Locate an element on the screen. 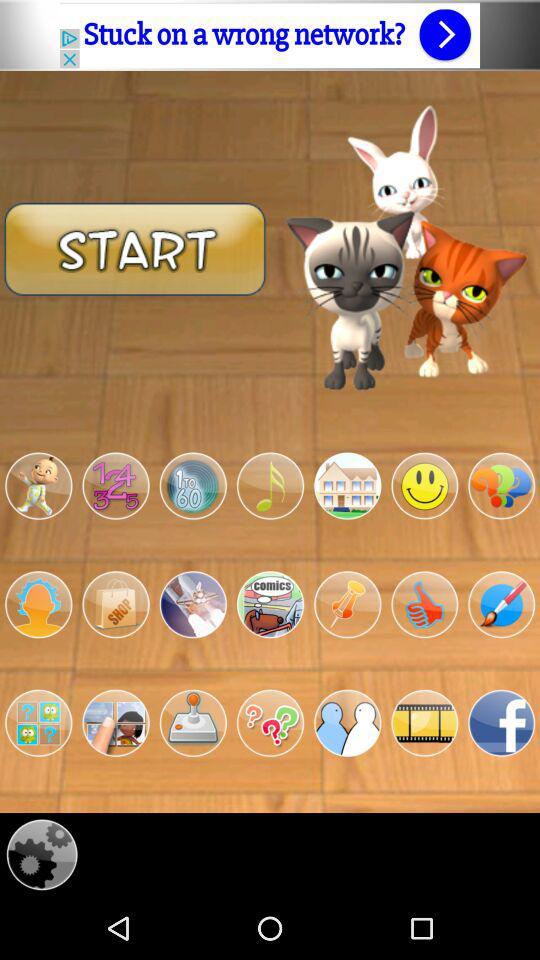 This screenshot has width=540, height=960. website is located at coordinates (270, 34).